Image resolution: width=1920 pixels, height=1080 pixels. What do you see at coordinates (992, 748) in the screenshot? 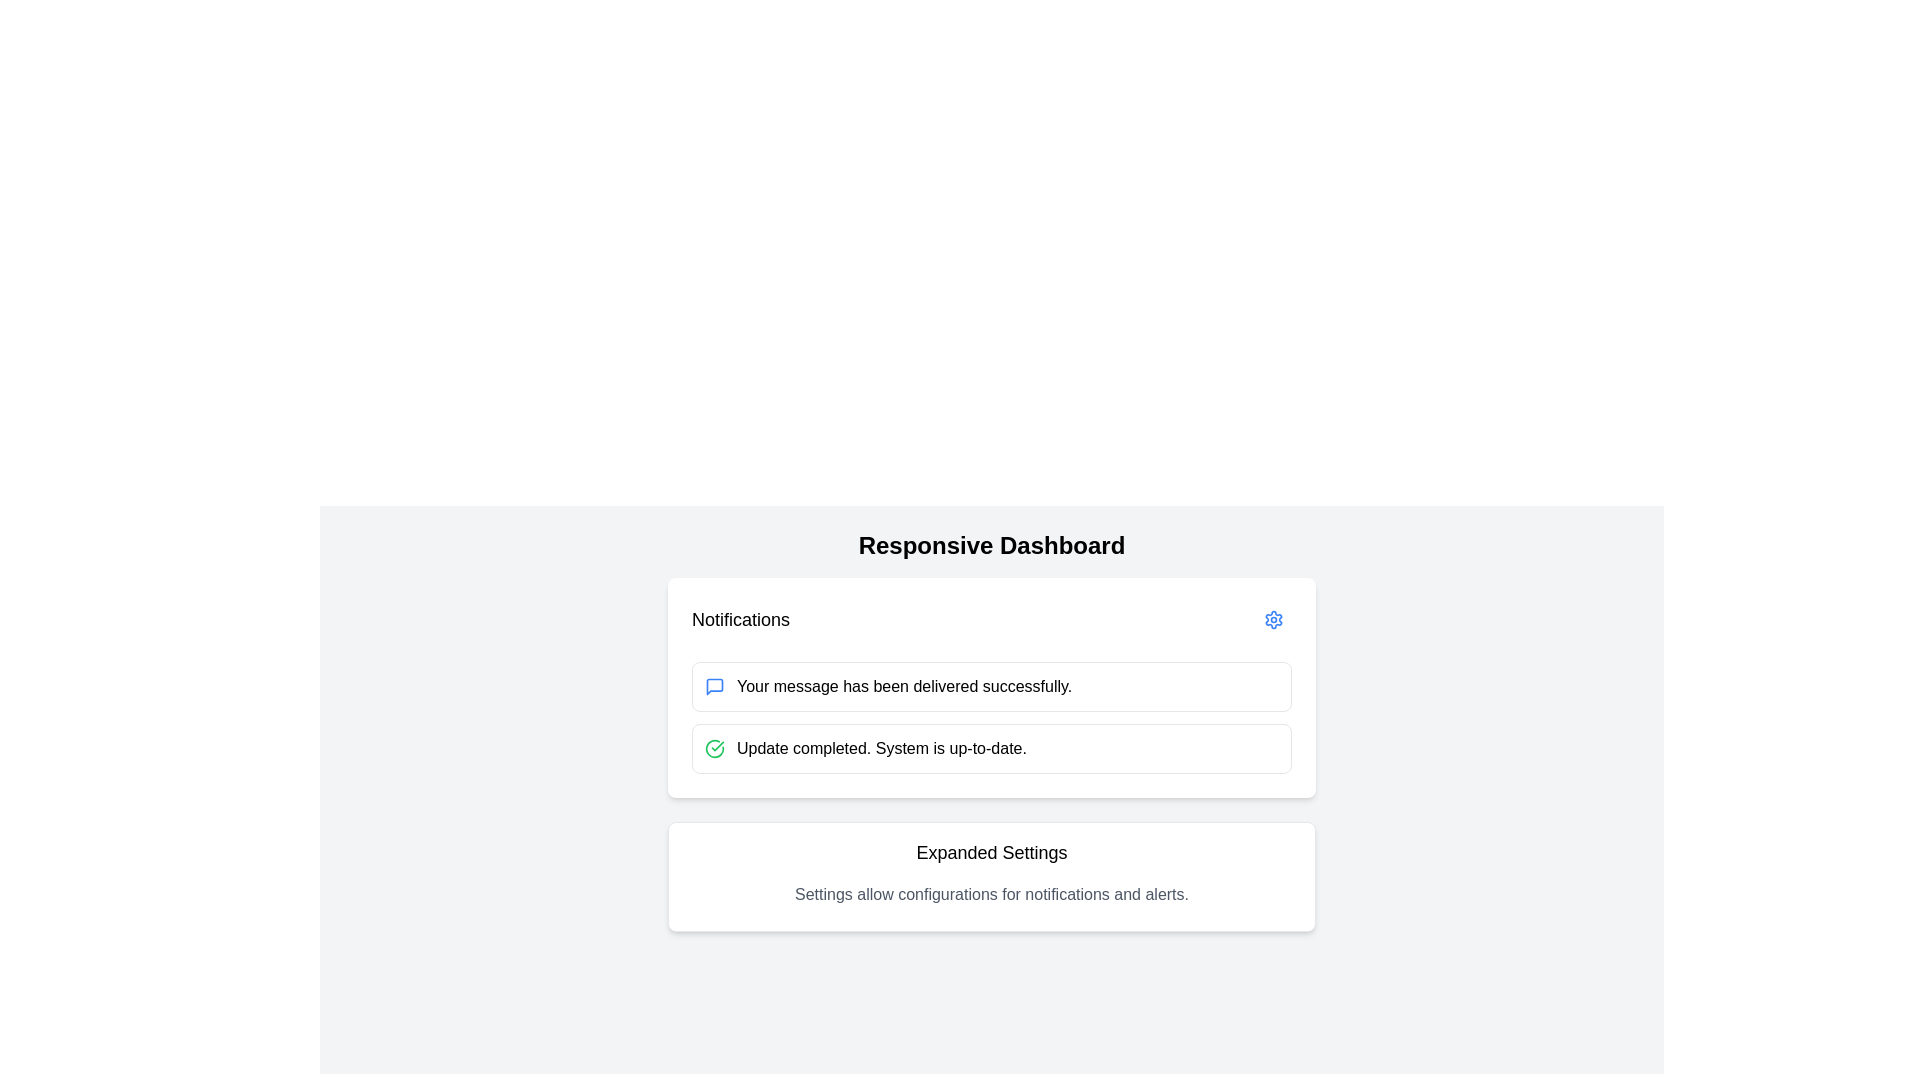
I see `the static notification message that indicates the system has successfully completed an update, located in the second position of the notification list` at bounding box center [992, 748].